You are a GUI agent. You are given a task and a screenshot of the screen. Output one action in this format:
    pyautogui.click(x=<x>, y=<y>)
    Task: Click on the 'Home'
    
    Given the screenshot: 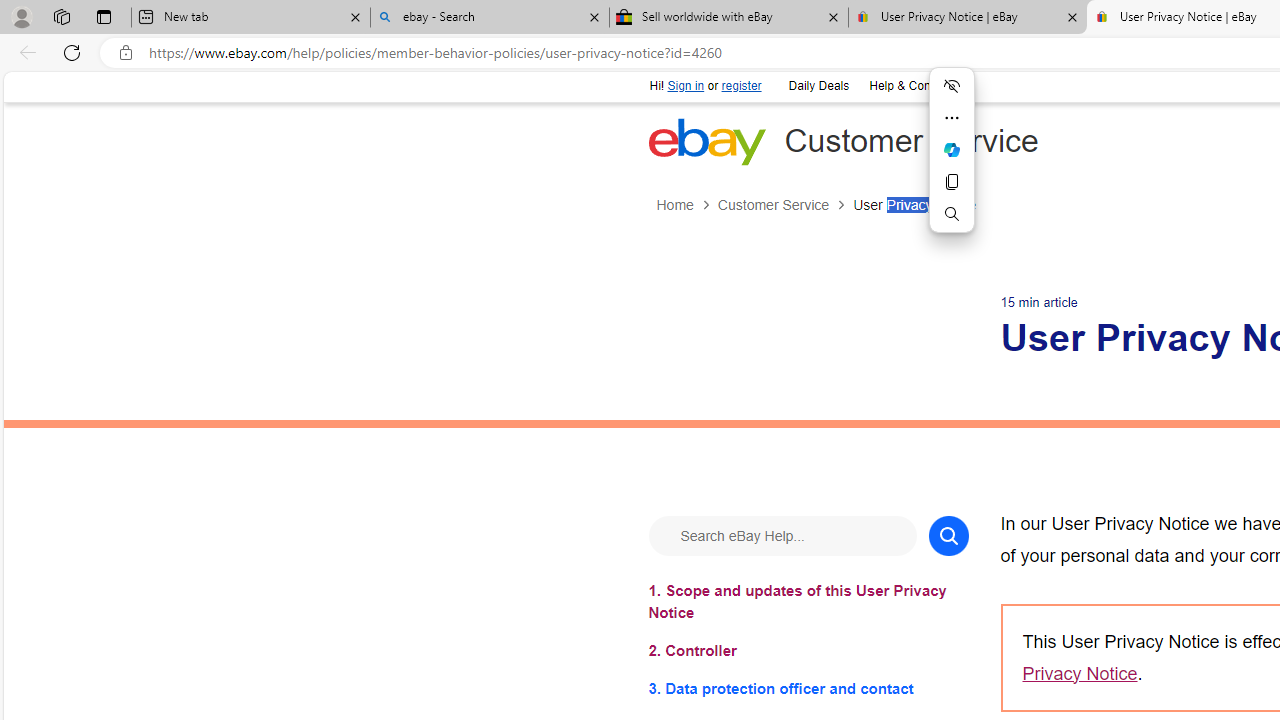 What is the action you would take?
    pyautogui.click(x=686, y=205)
    